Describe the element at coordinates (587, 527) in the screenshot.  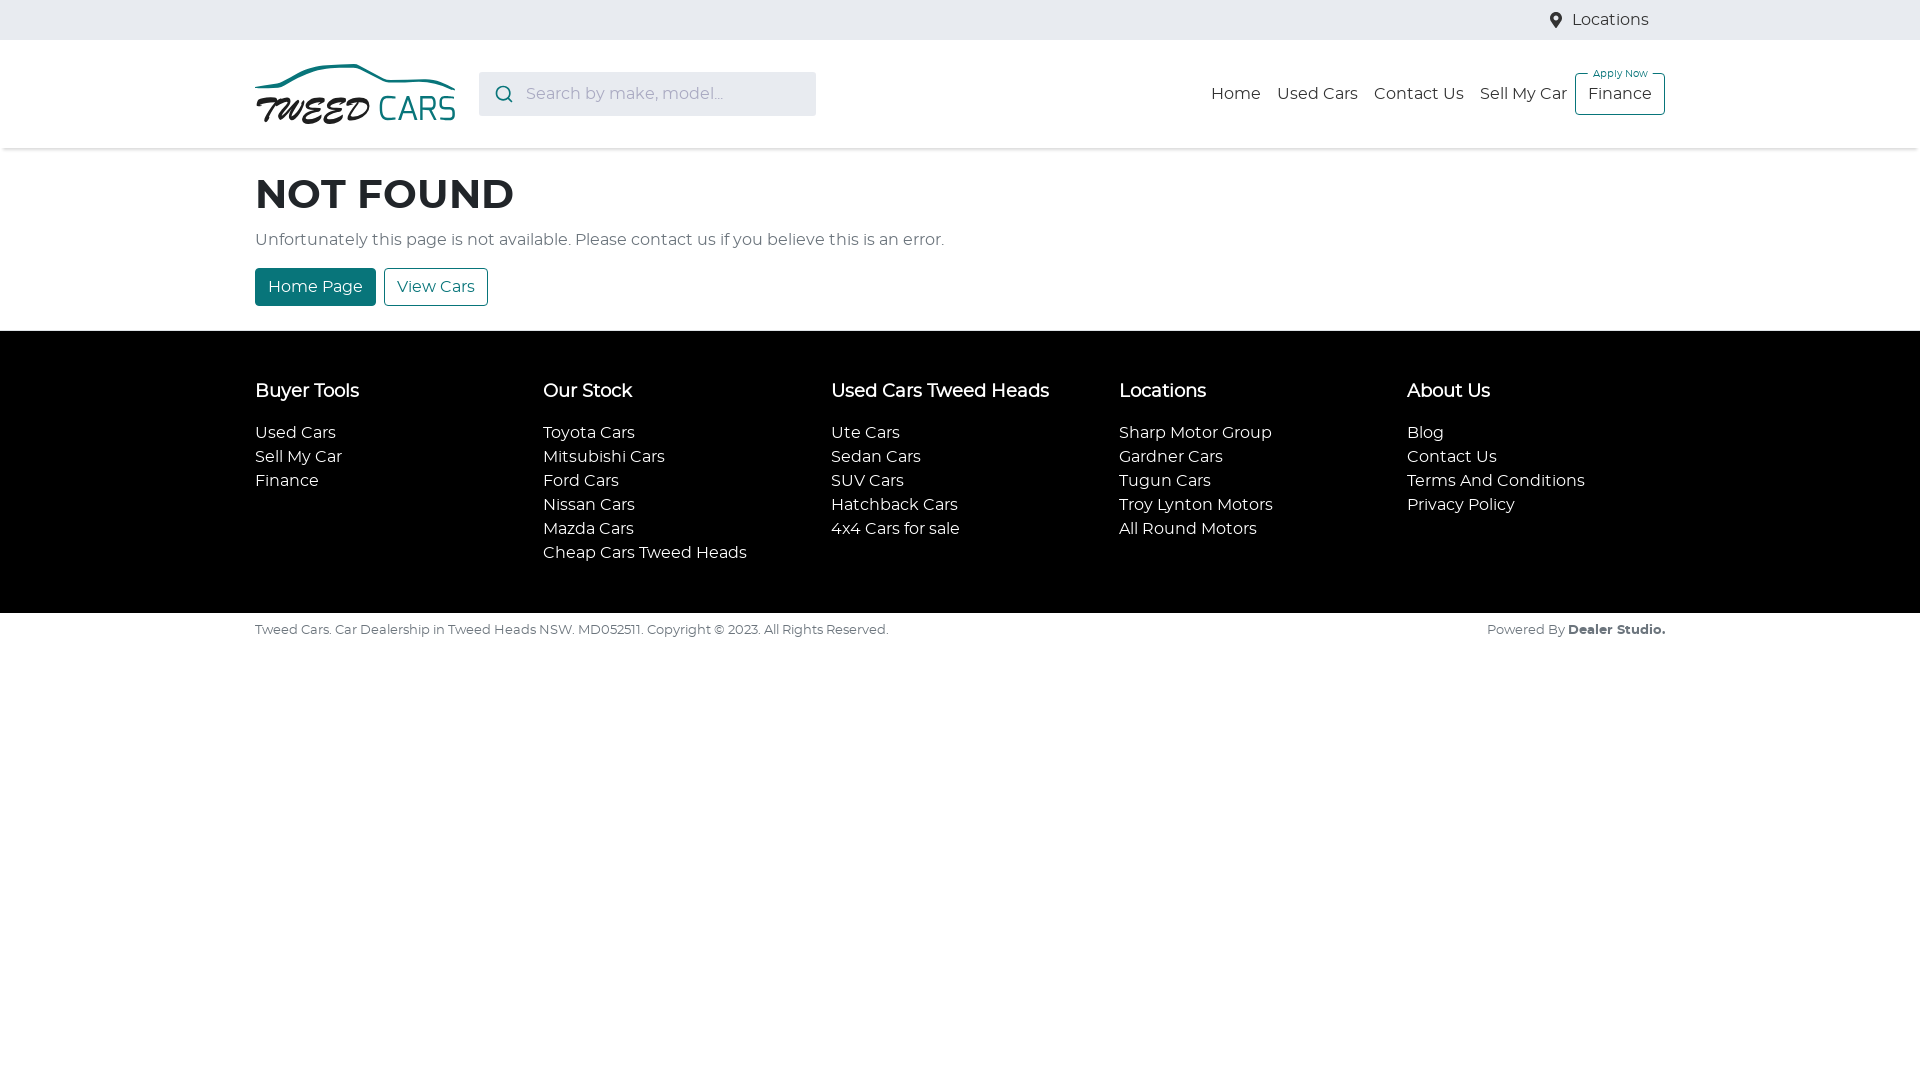
I see `'Mazda Cars'` at that location.